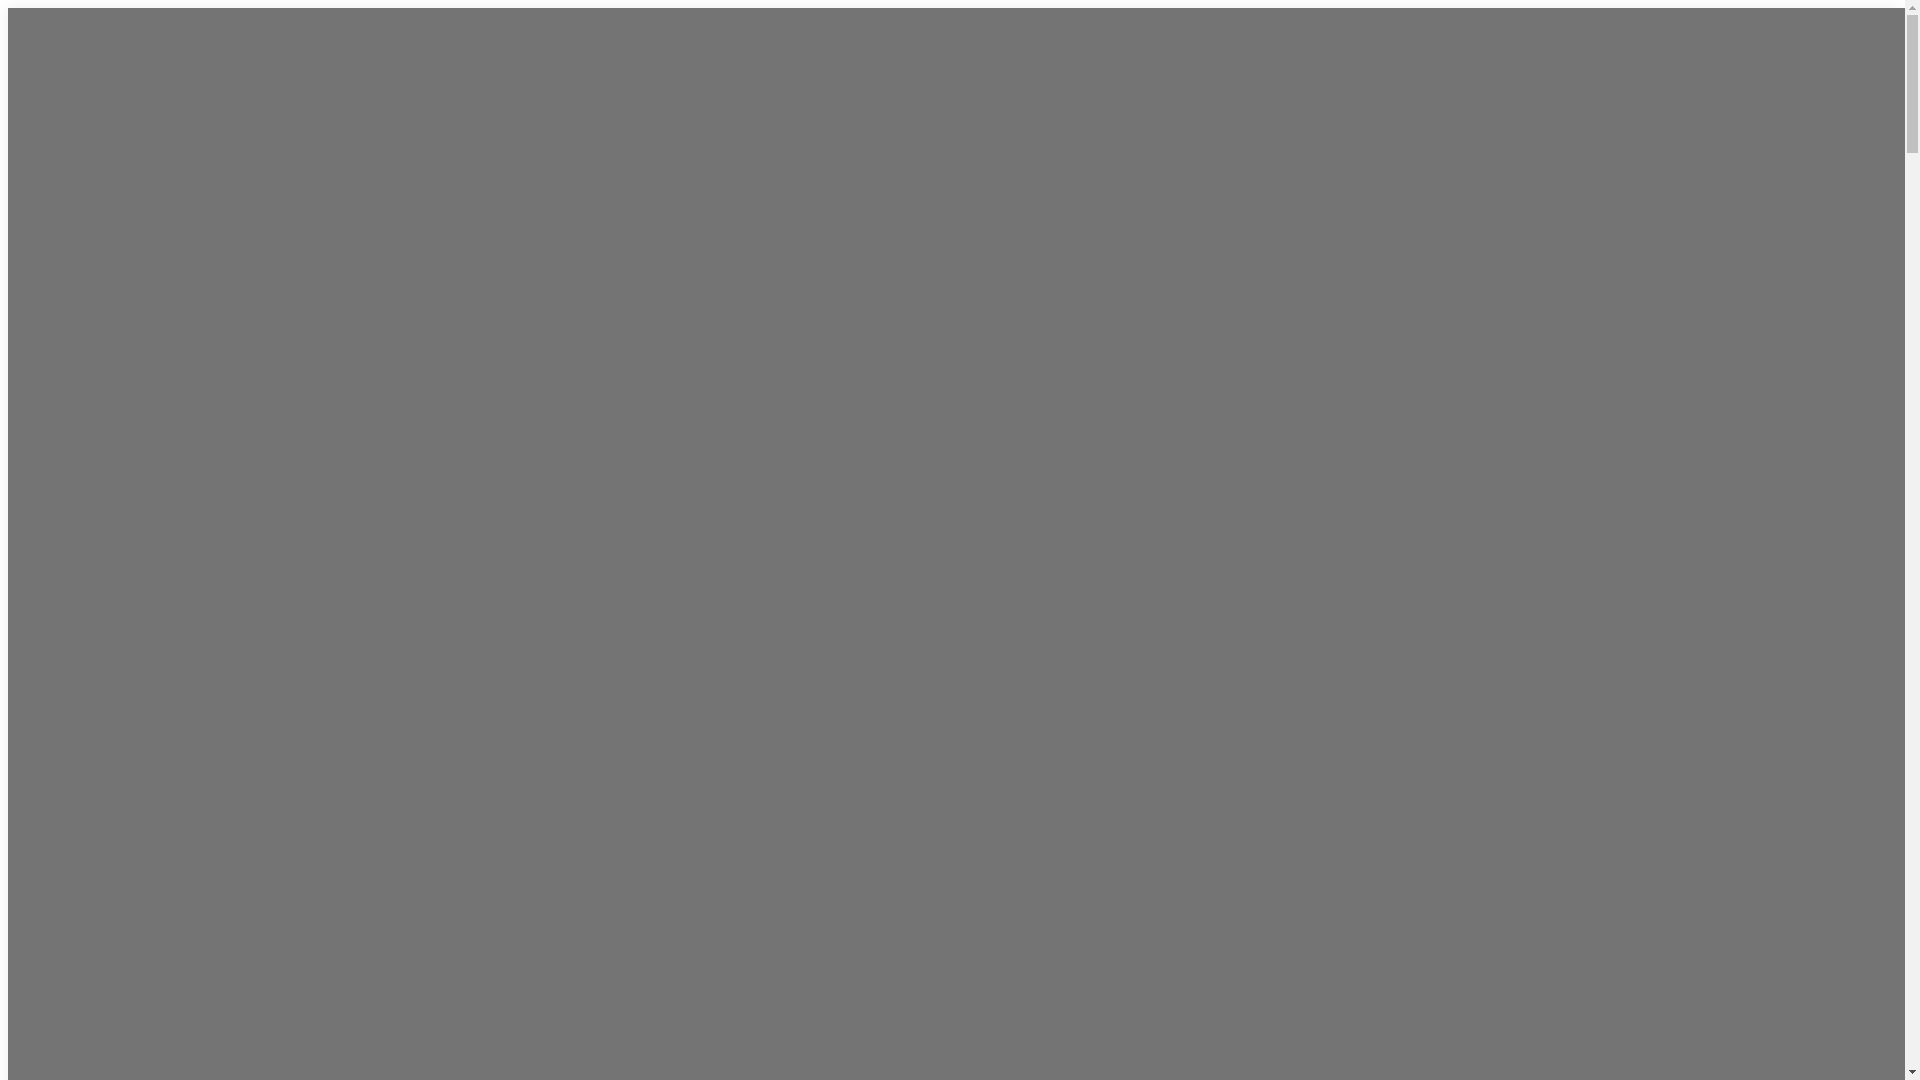 This screenshot has width=1920, height=1080. I want to click on 'Serafina Carrington', so click(830, 592).